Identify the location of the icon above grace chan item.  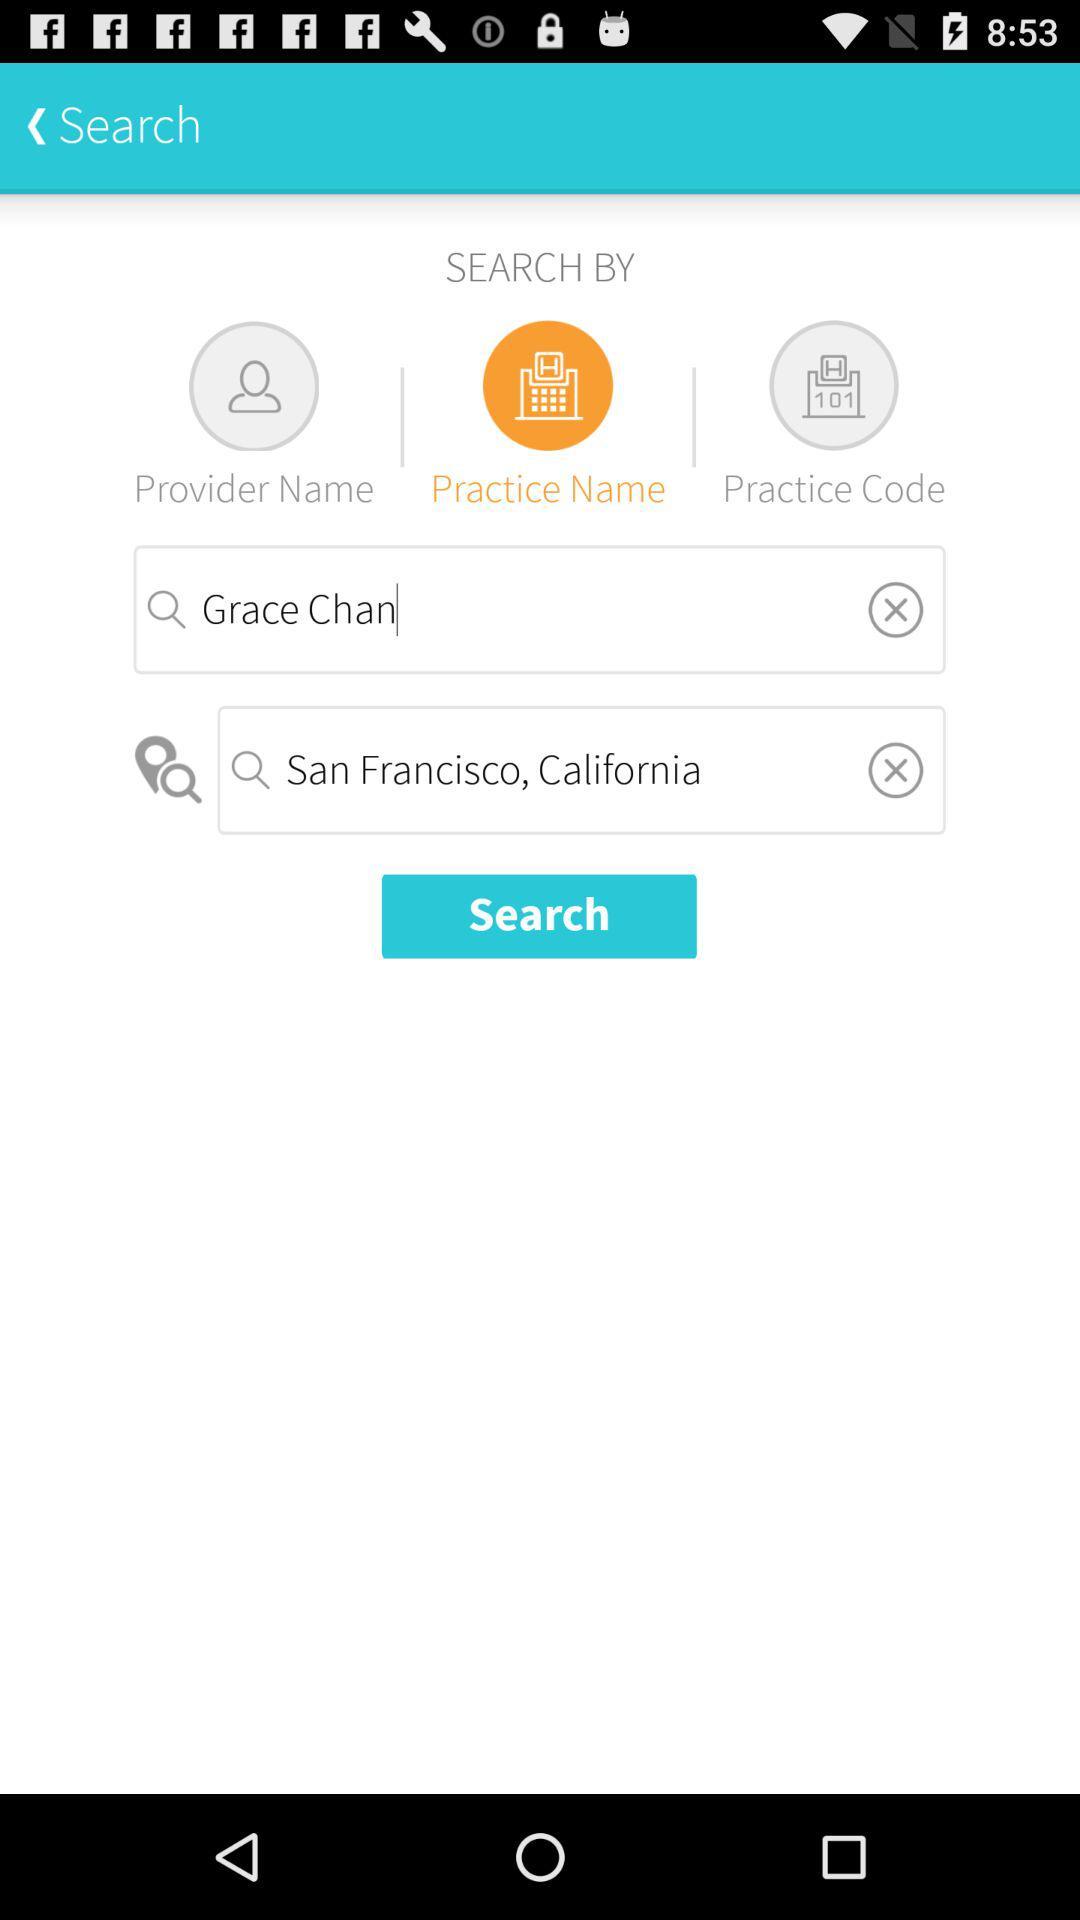
(548, 416).